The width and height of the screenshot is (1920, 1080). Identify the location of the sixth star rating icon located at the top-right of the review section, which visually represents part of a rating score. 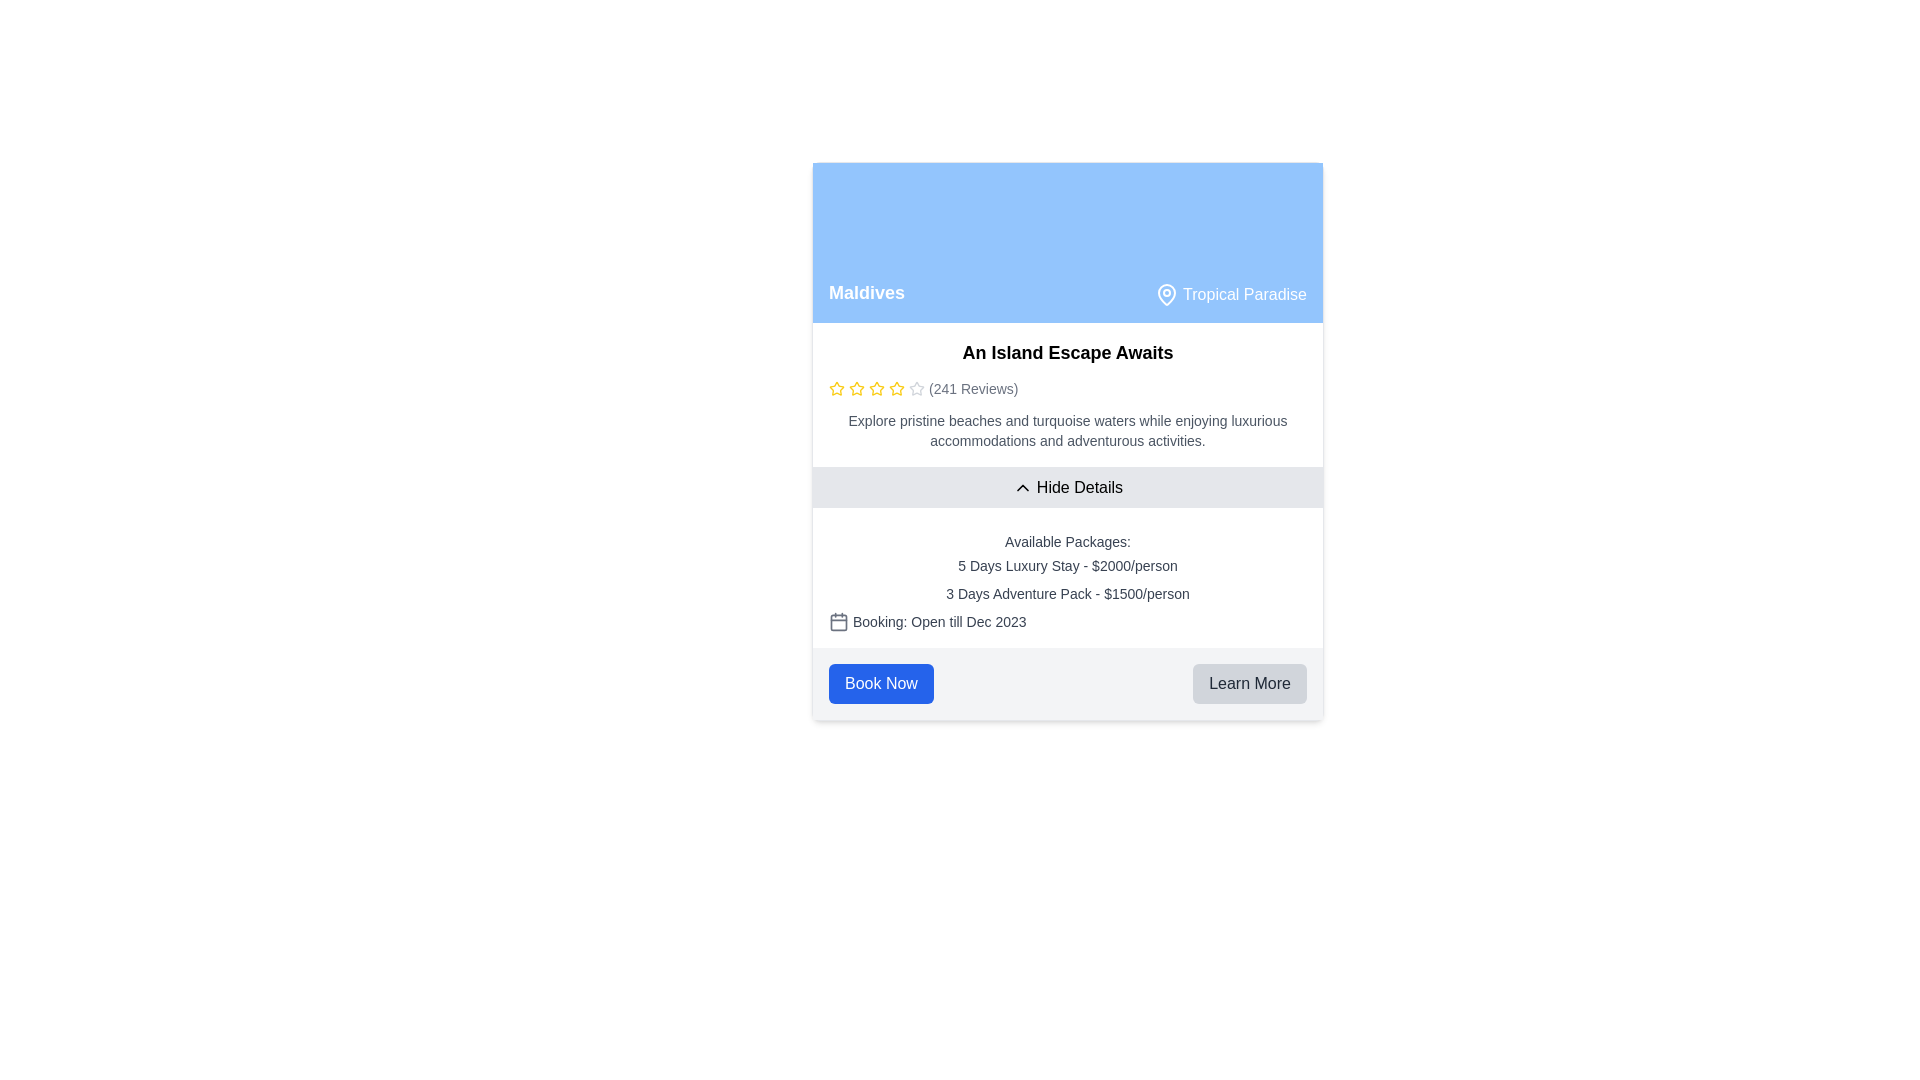
(896, 389).